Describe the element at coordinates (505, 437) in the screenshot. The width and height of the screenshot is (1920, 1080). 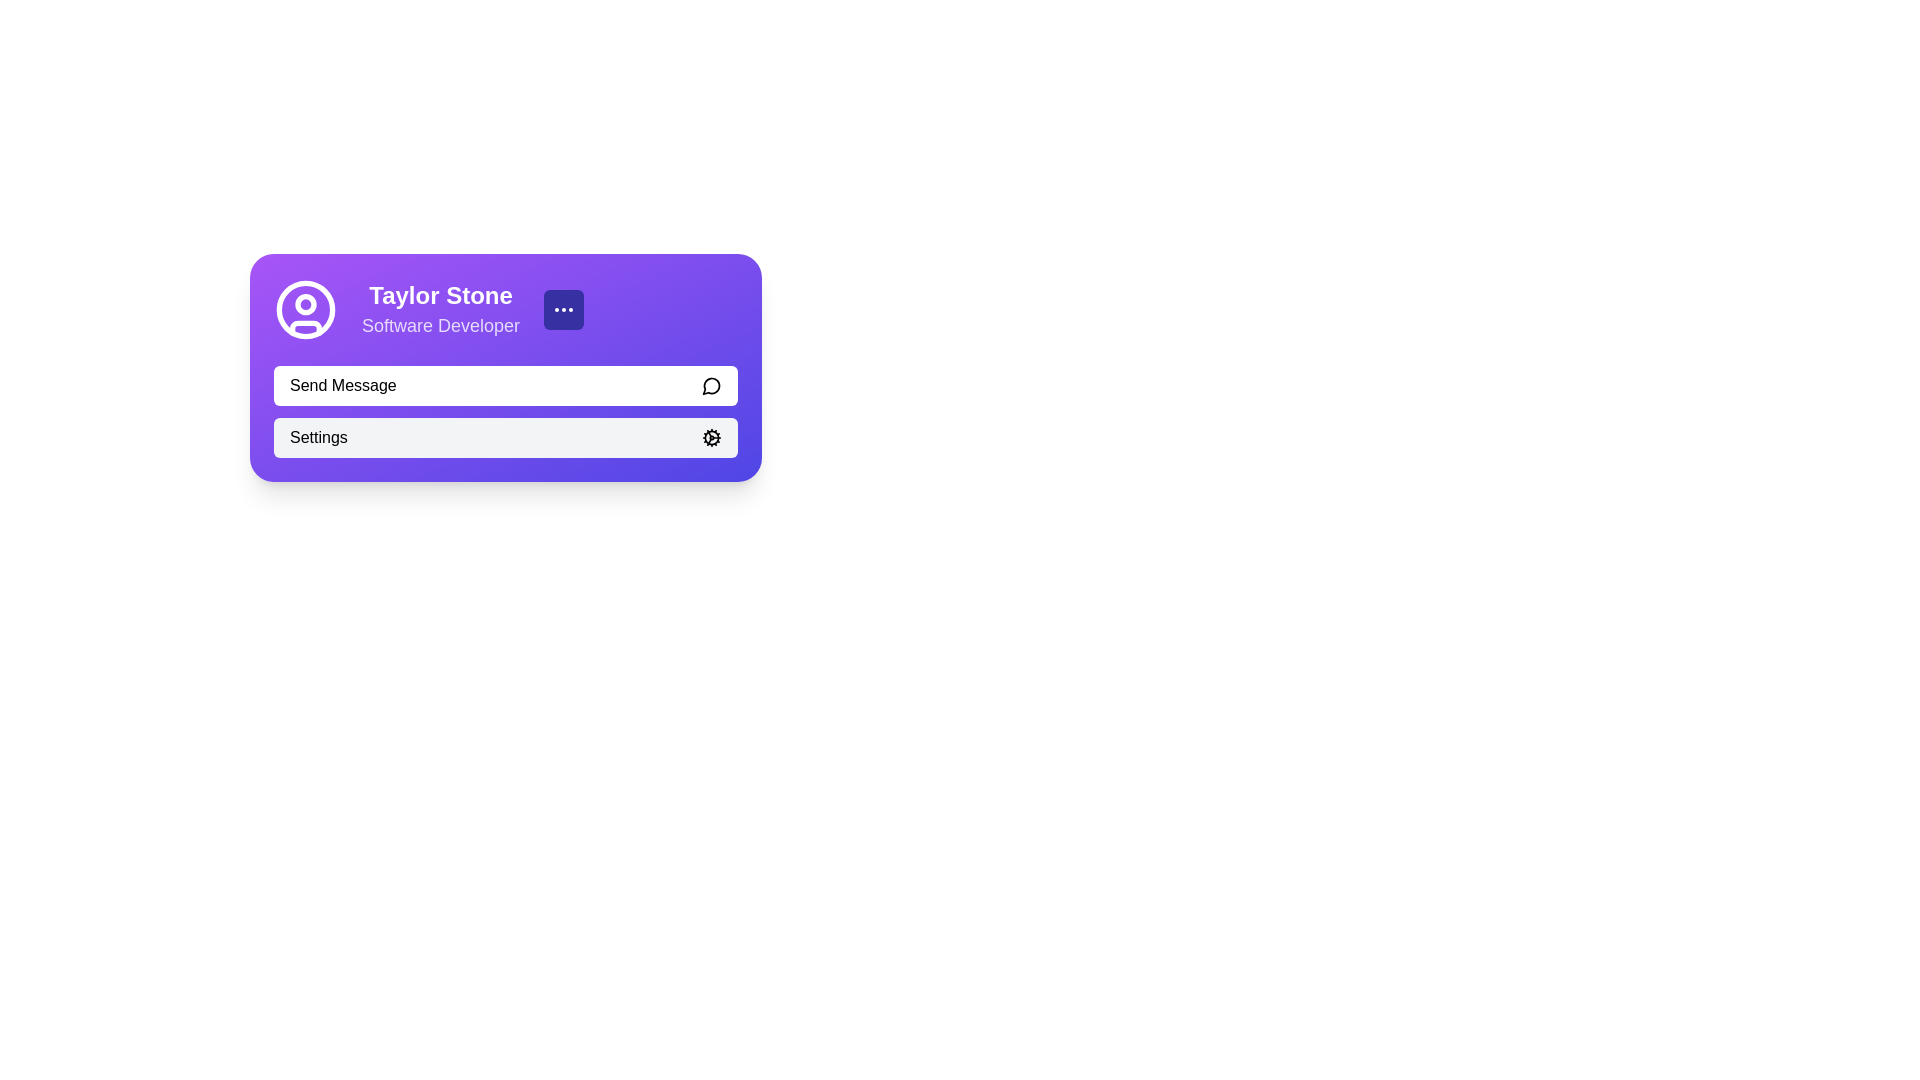
I see `the settings button located below the 'Send Message' button in the card-like UI element` at that location.